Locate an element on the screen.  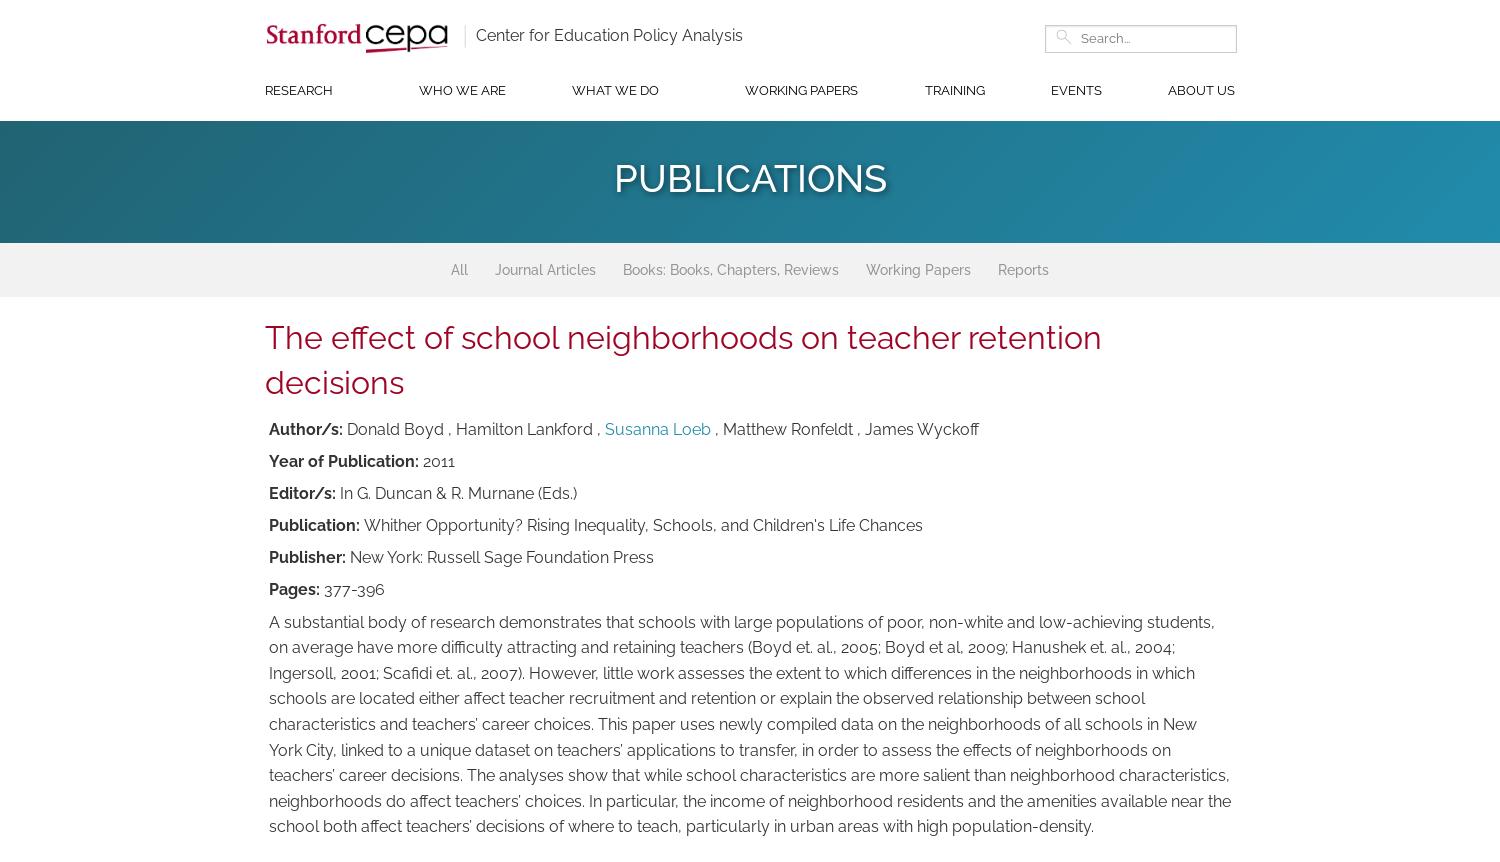
'Center for Education Policy Analysis' is located at coordinates (608, 34).